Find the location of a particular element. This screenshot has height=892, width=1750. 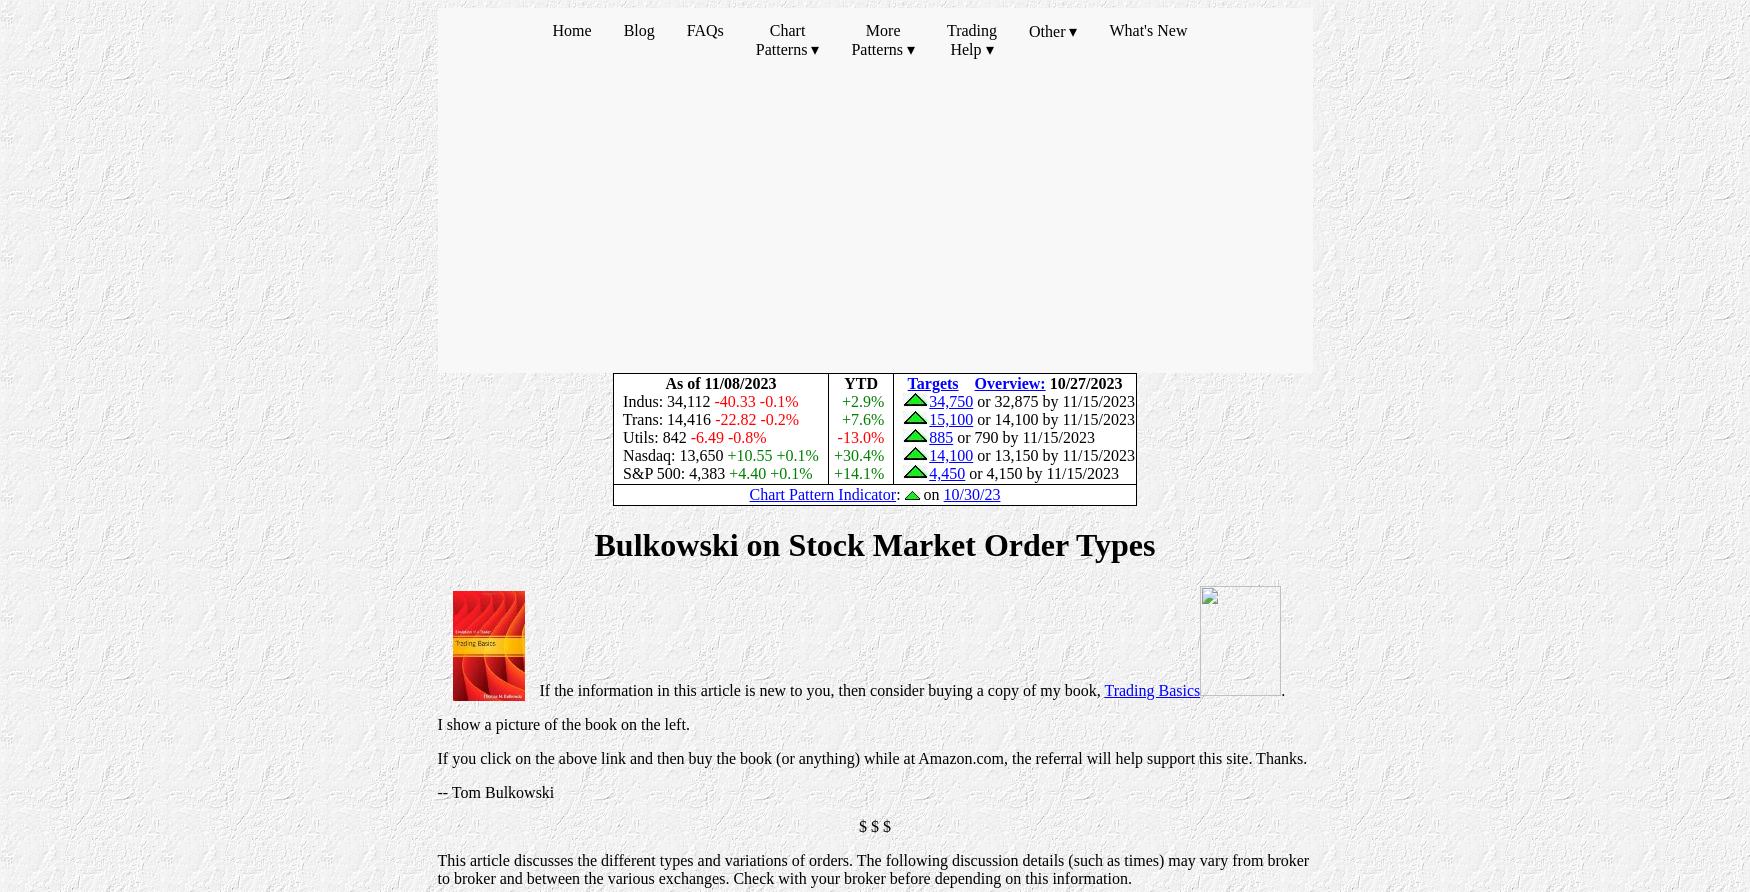

'Chart' is located at coordinates (785, 30).